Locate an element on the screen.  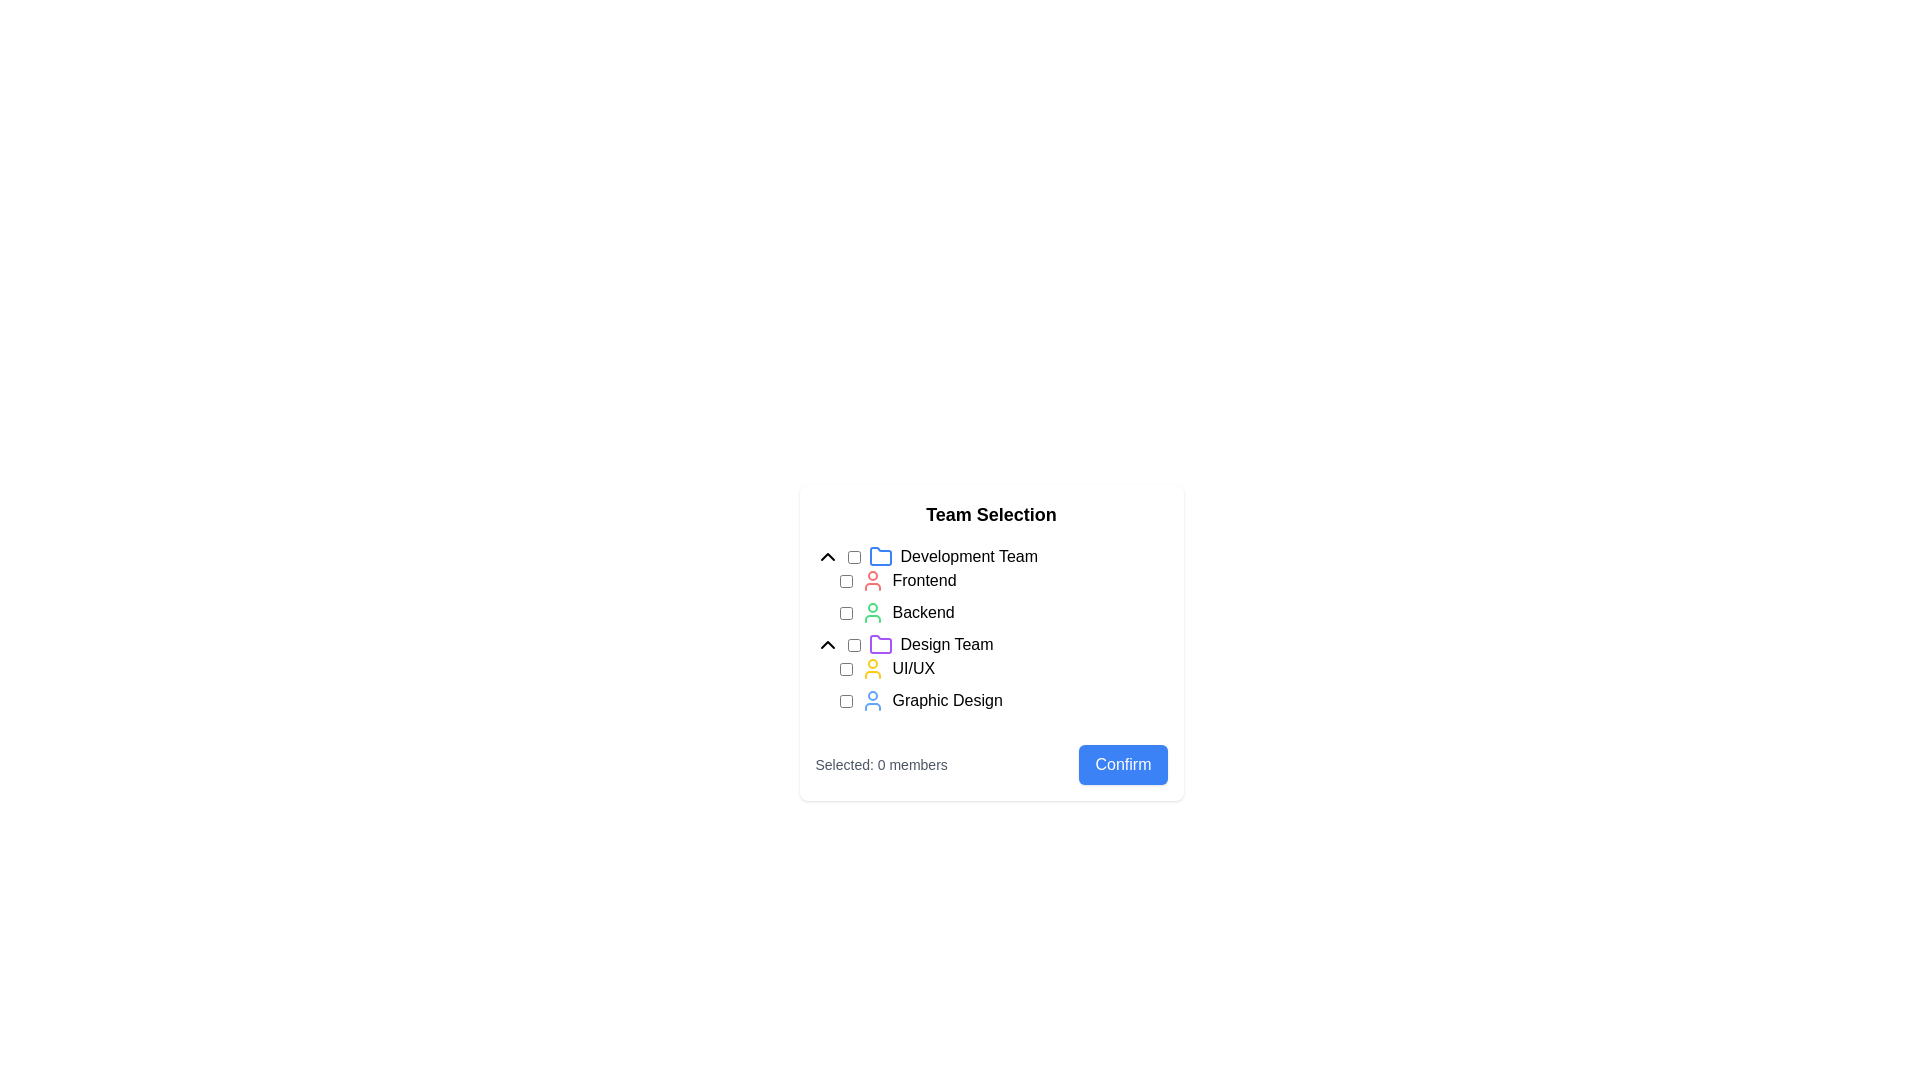
the section containing grouped selectable options for team categories, specifically focusing on the 'Development Team' and 'Design Team' labels is located at coordinates (991, 627).